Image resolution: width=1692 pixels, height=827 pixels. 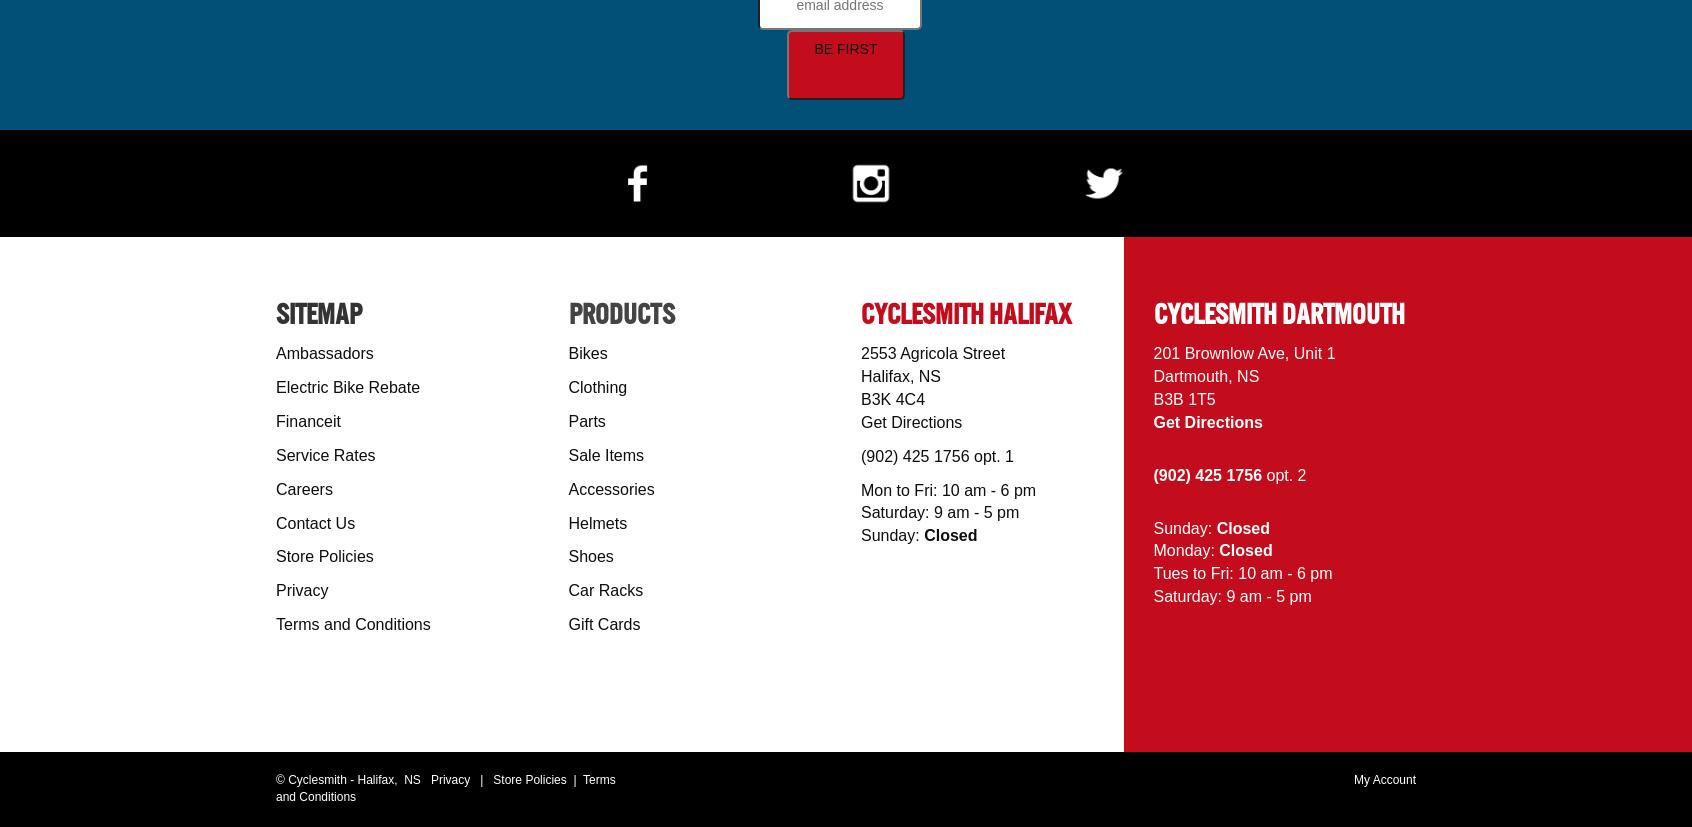 What do you see at coordinates (1151, 398) in the screenshot?
I see `'B3B 1T5'` at bounding box center [1151, 398].